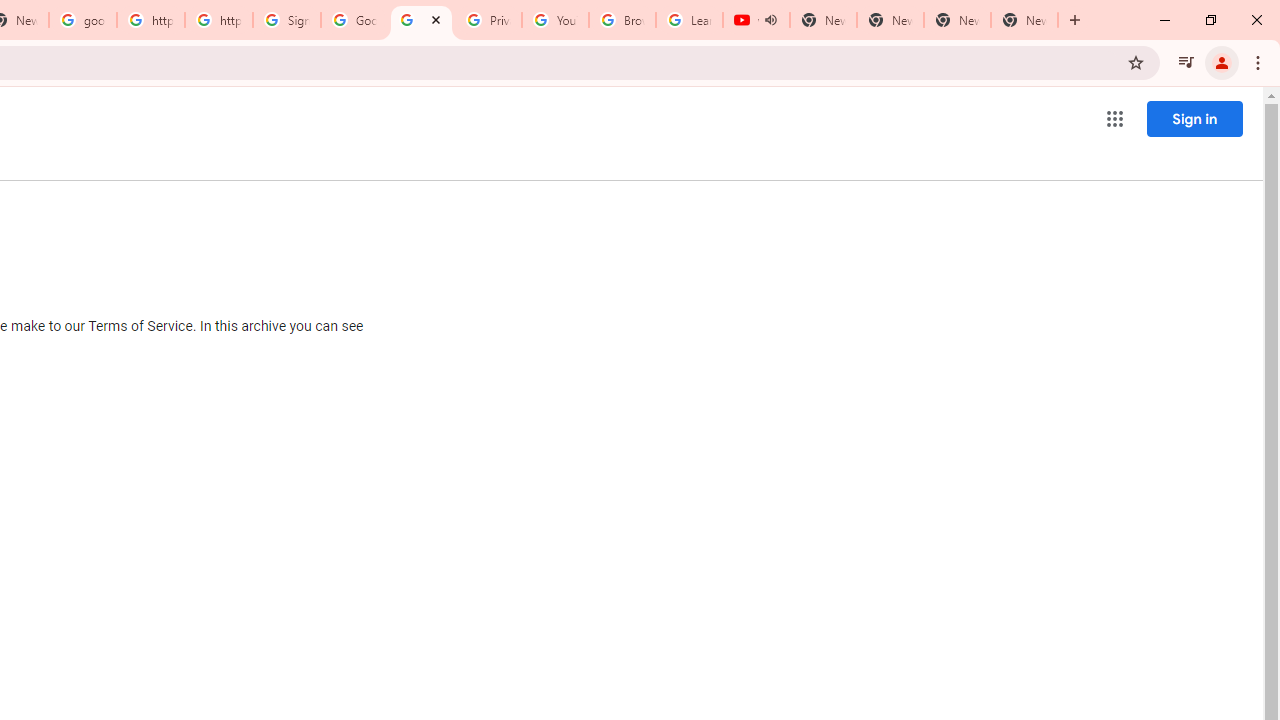 Image resolution: width=1280 pixels, height=720 pixels. What do you see at coordinates (1024, 20) in the screenshot?
I see `'New Tab'` at bounding box center [1024, 20].